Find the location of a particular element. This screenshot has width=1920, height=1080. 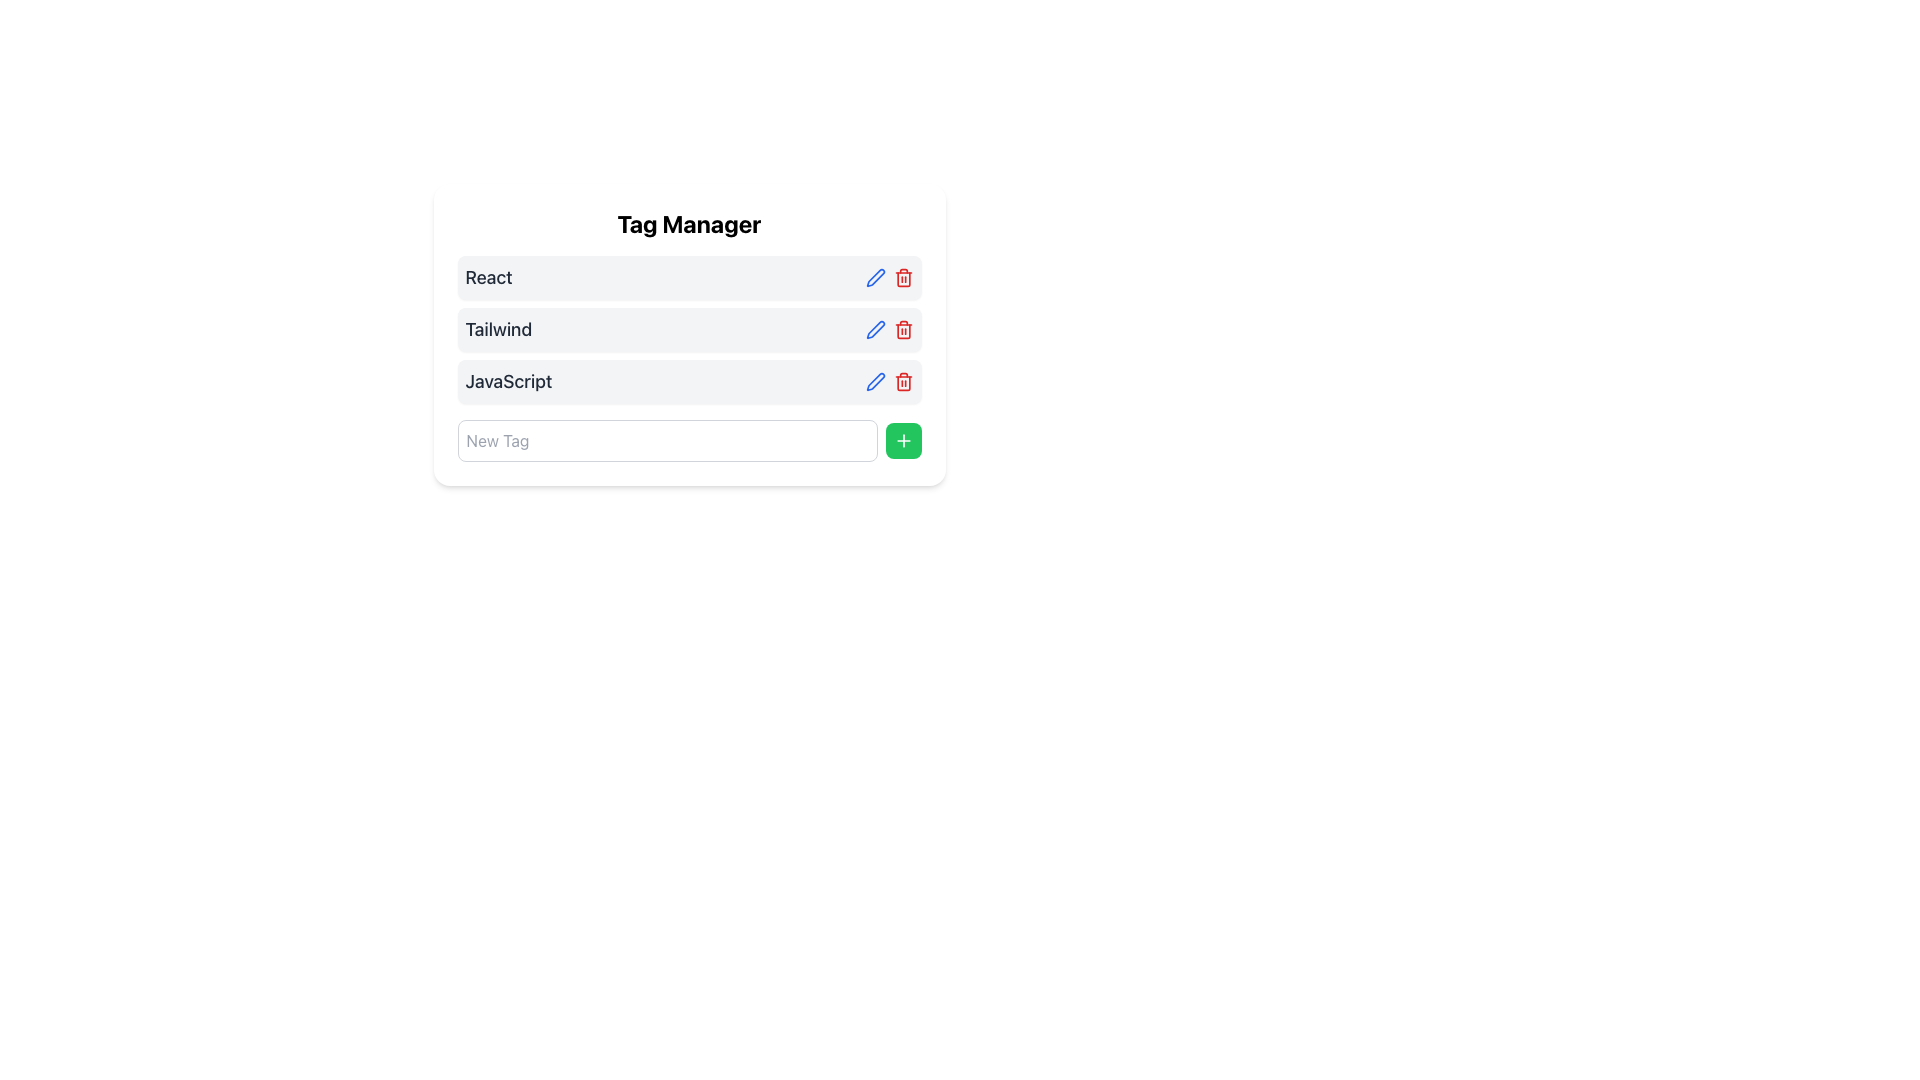

the 'Add New Tag' button located at the far-right of the horizontal layout, which is next to the 'New Tag' input field is located at coordinates (902, 439).